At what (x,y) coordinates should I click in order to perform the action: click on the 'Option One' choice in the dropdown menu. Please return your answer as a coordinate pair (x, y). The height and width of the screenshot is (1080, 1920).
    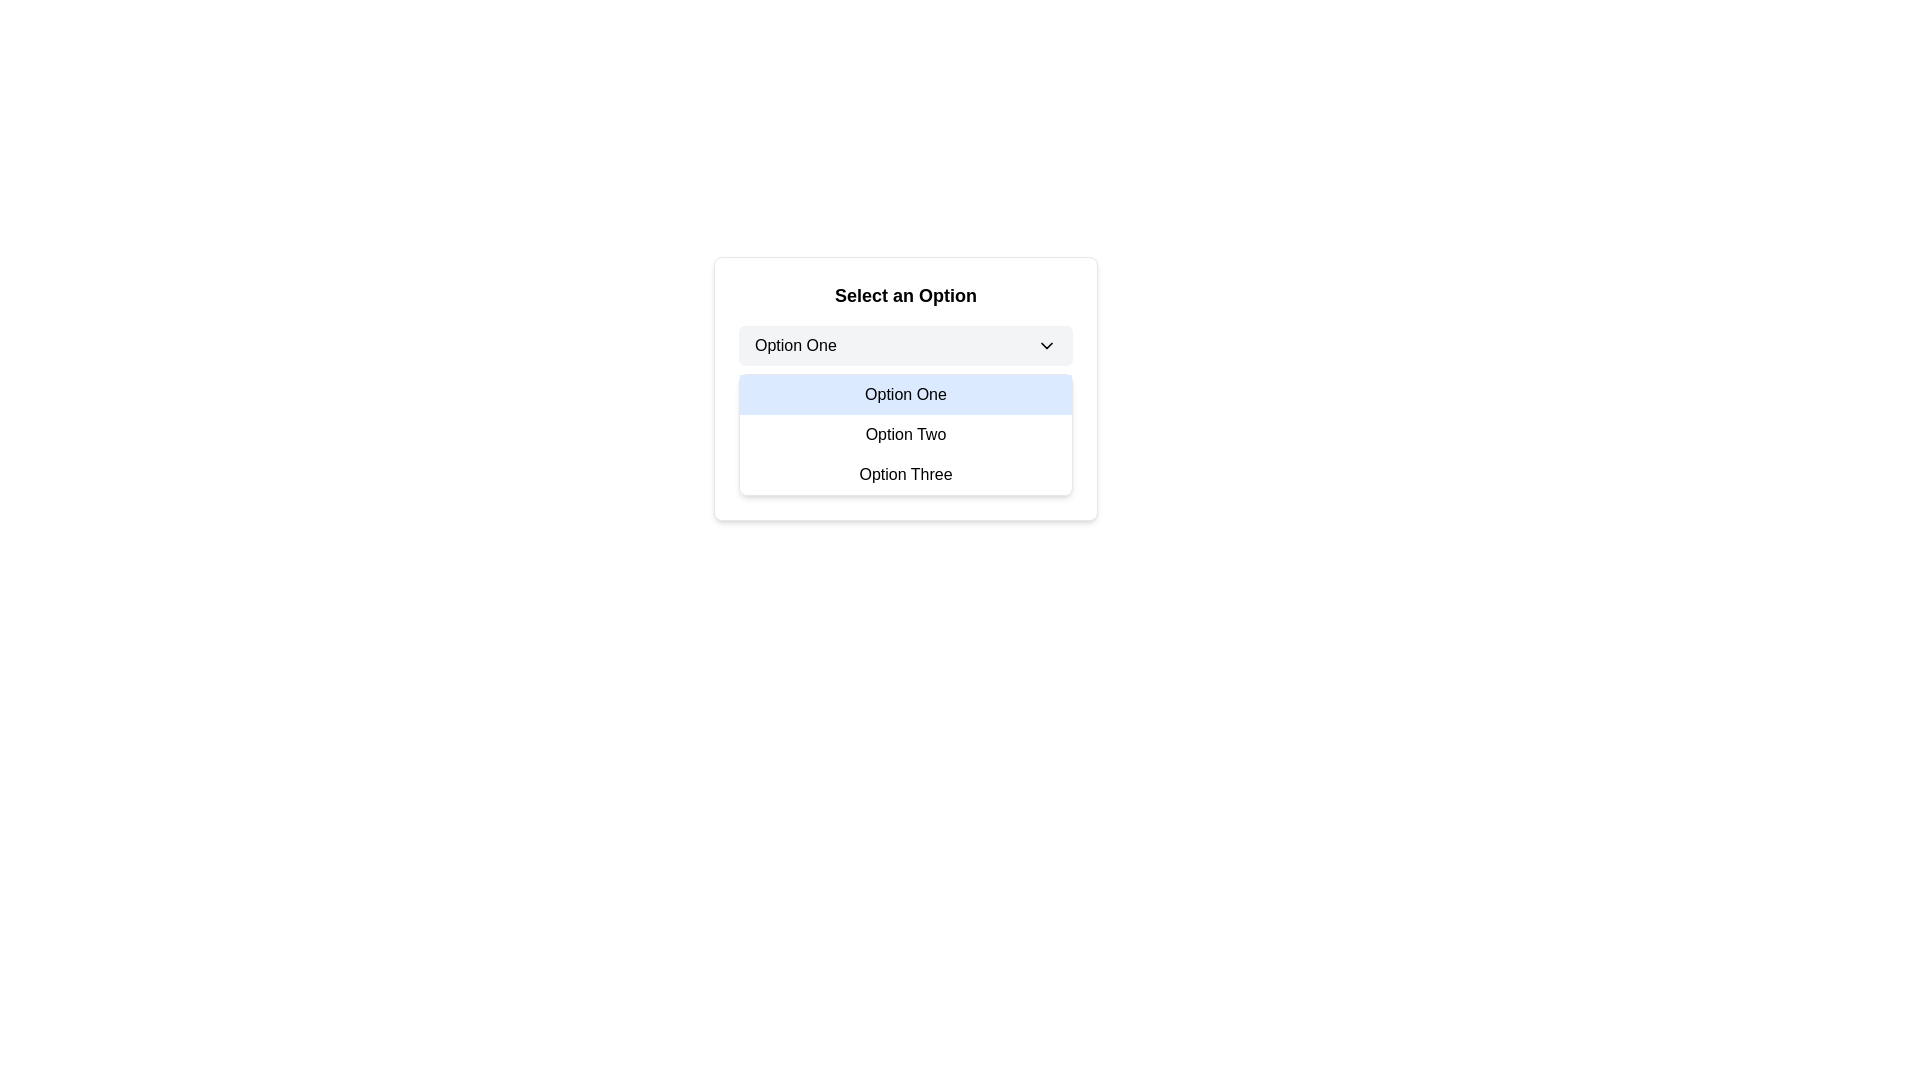
    Looking at the image, I should click on (905, 389).